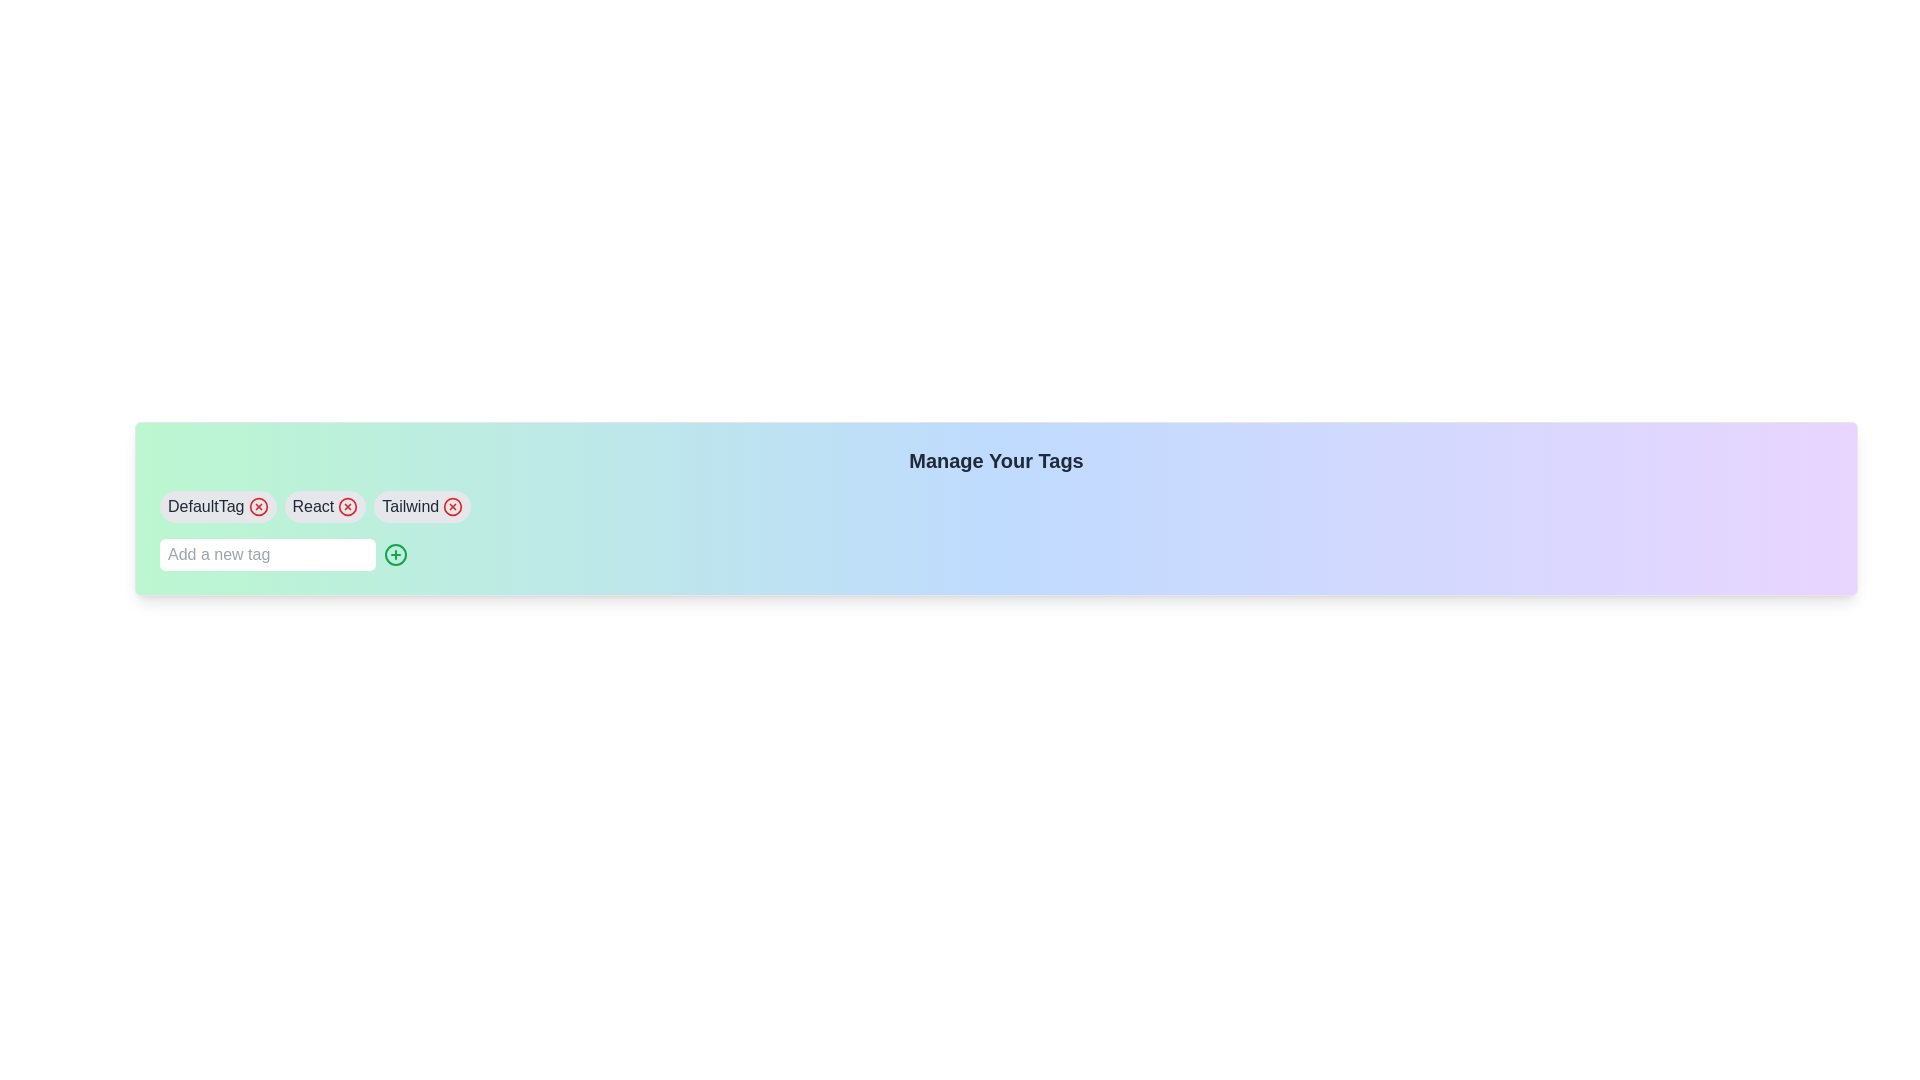 This screenshot has height=1080, width=1920. What do you see at coordinates (395, 555) in the screenshot?
I see `the decorative SVG-based circular icon located near the bottom of the interface, adjacent to the 'Add a new tag' input field` at bounding box center [395, 555].